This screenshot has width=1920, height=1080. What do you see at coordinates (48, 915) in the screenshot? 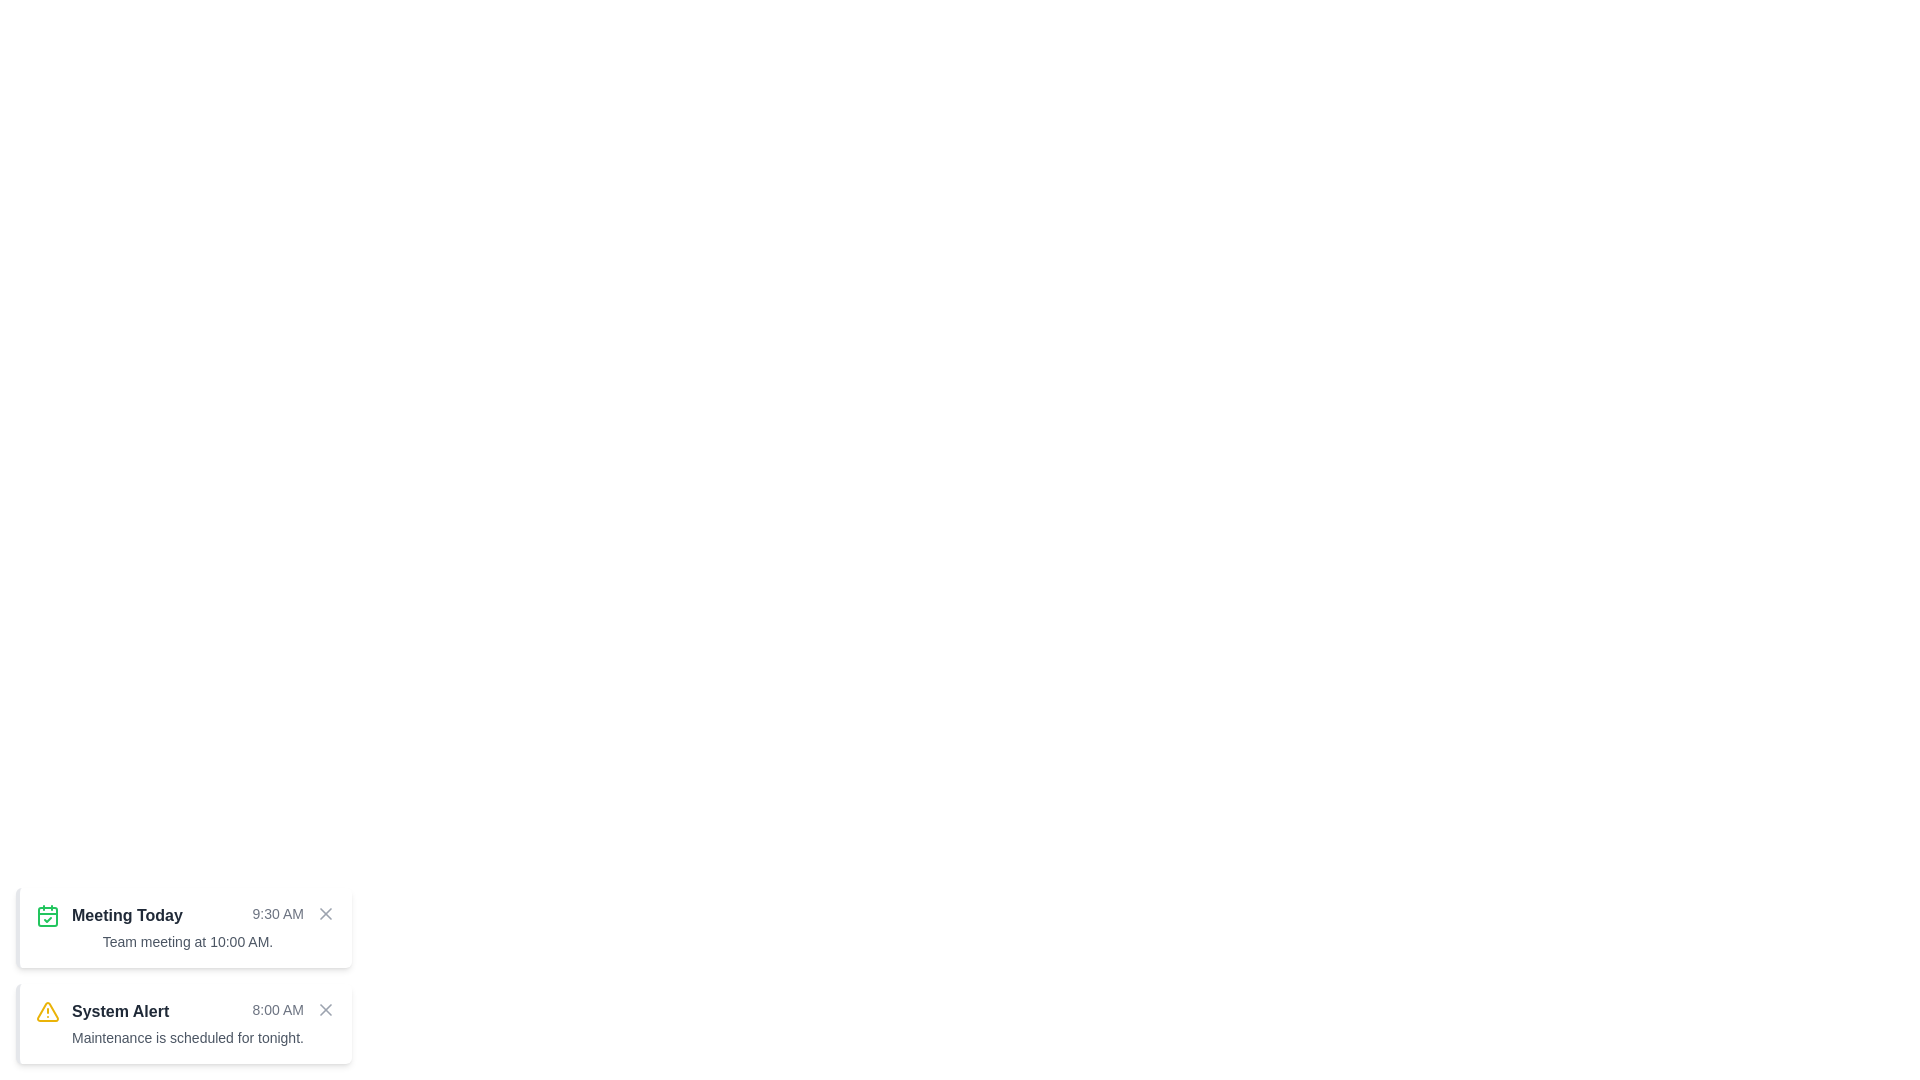
I see `the small green calendar icon with a checkmark located at the top-left corner of the 'Meeting Today' notification card` at bounding box center [48, 915].